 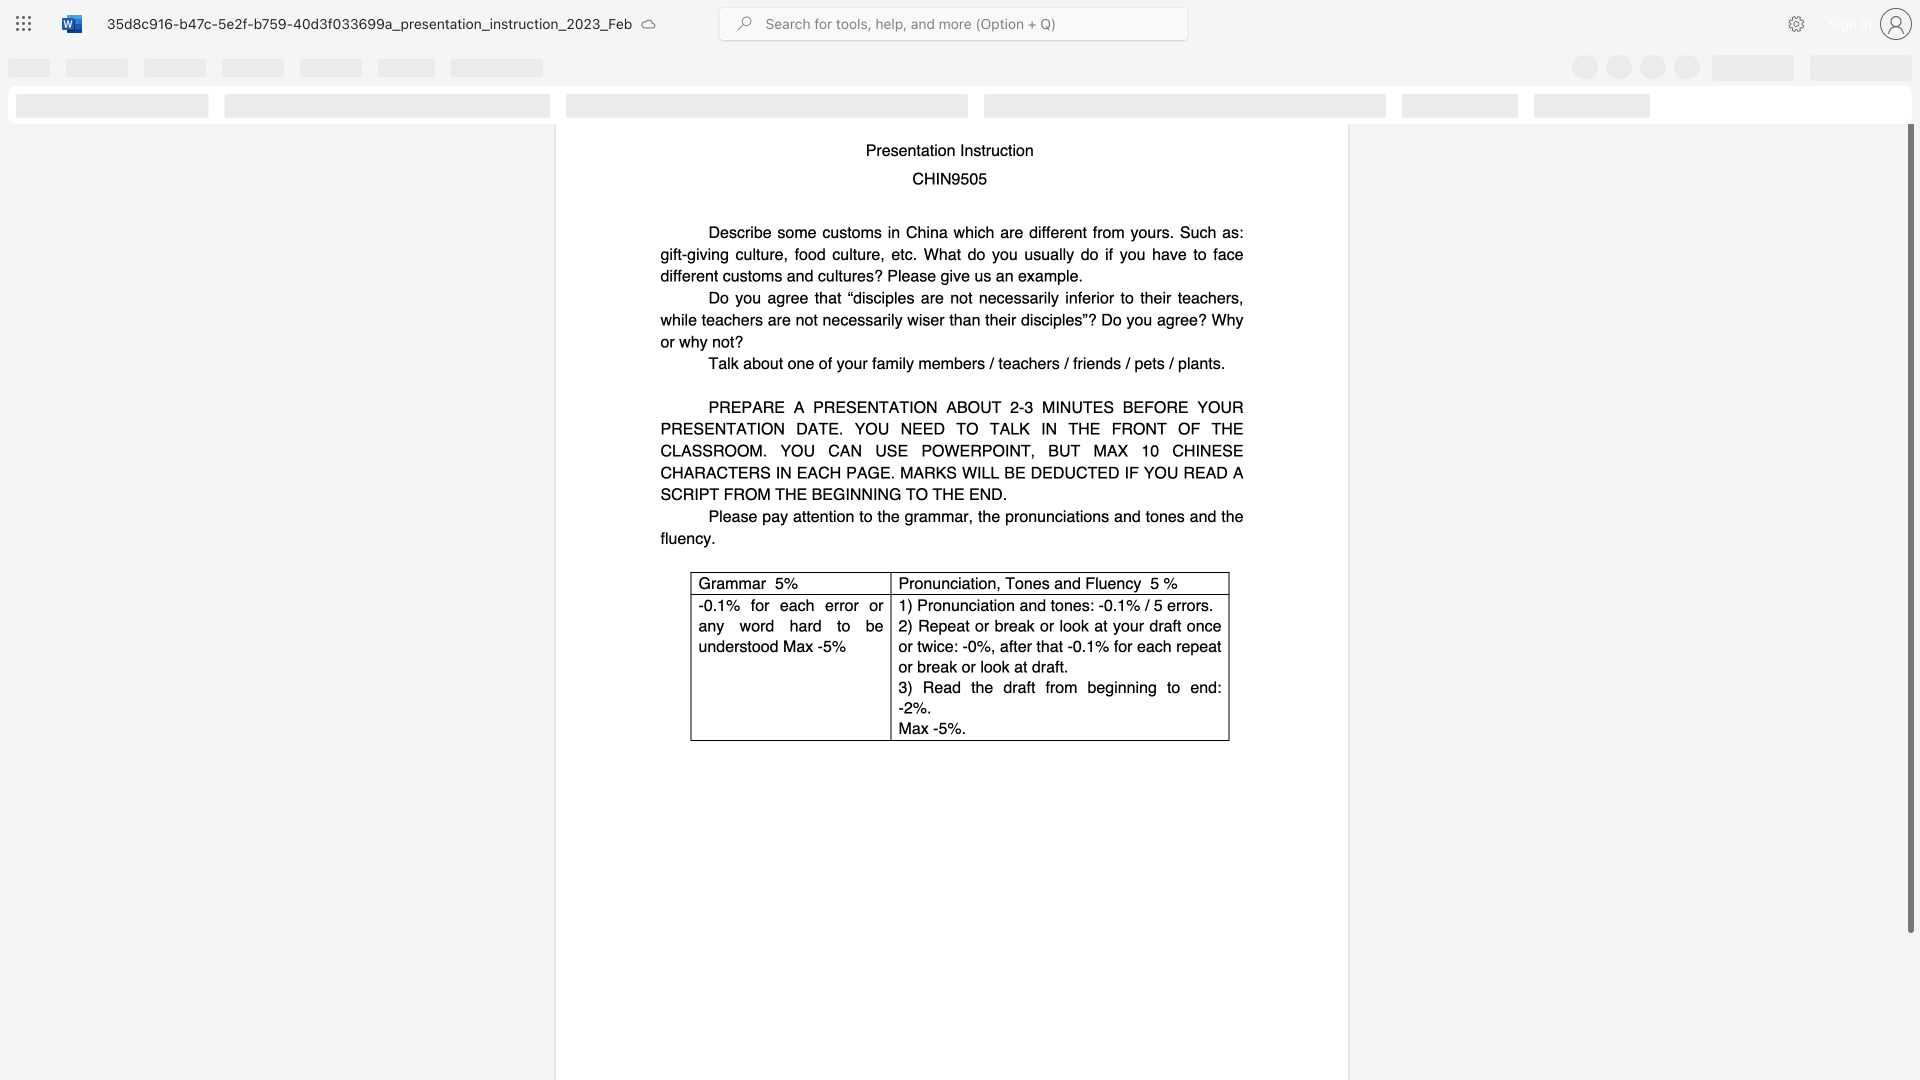 I want to click on the subset text "o be understood Max" within the text "-0.1% for each error or any word hard to be understood Max -5%", so click(x=841, y=624).